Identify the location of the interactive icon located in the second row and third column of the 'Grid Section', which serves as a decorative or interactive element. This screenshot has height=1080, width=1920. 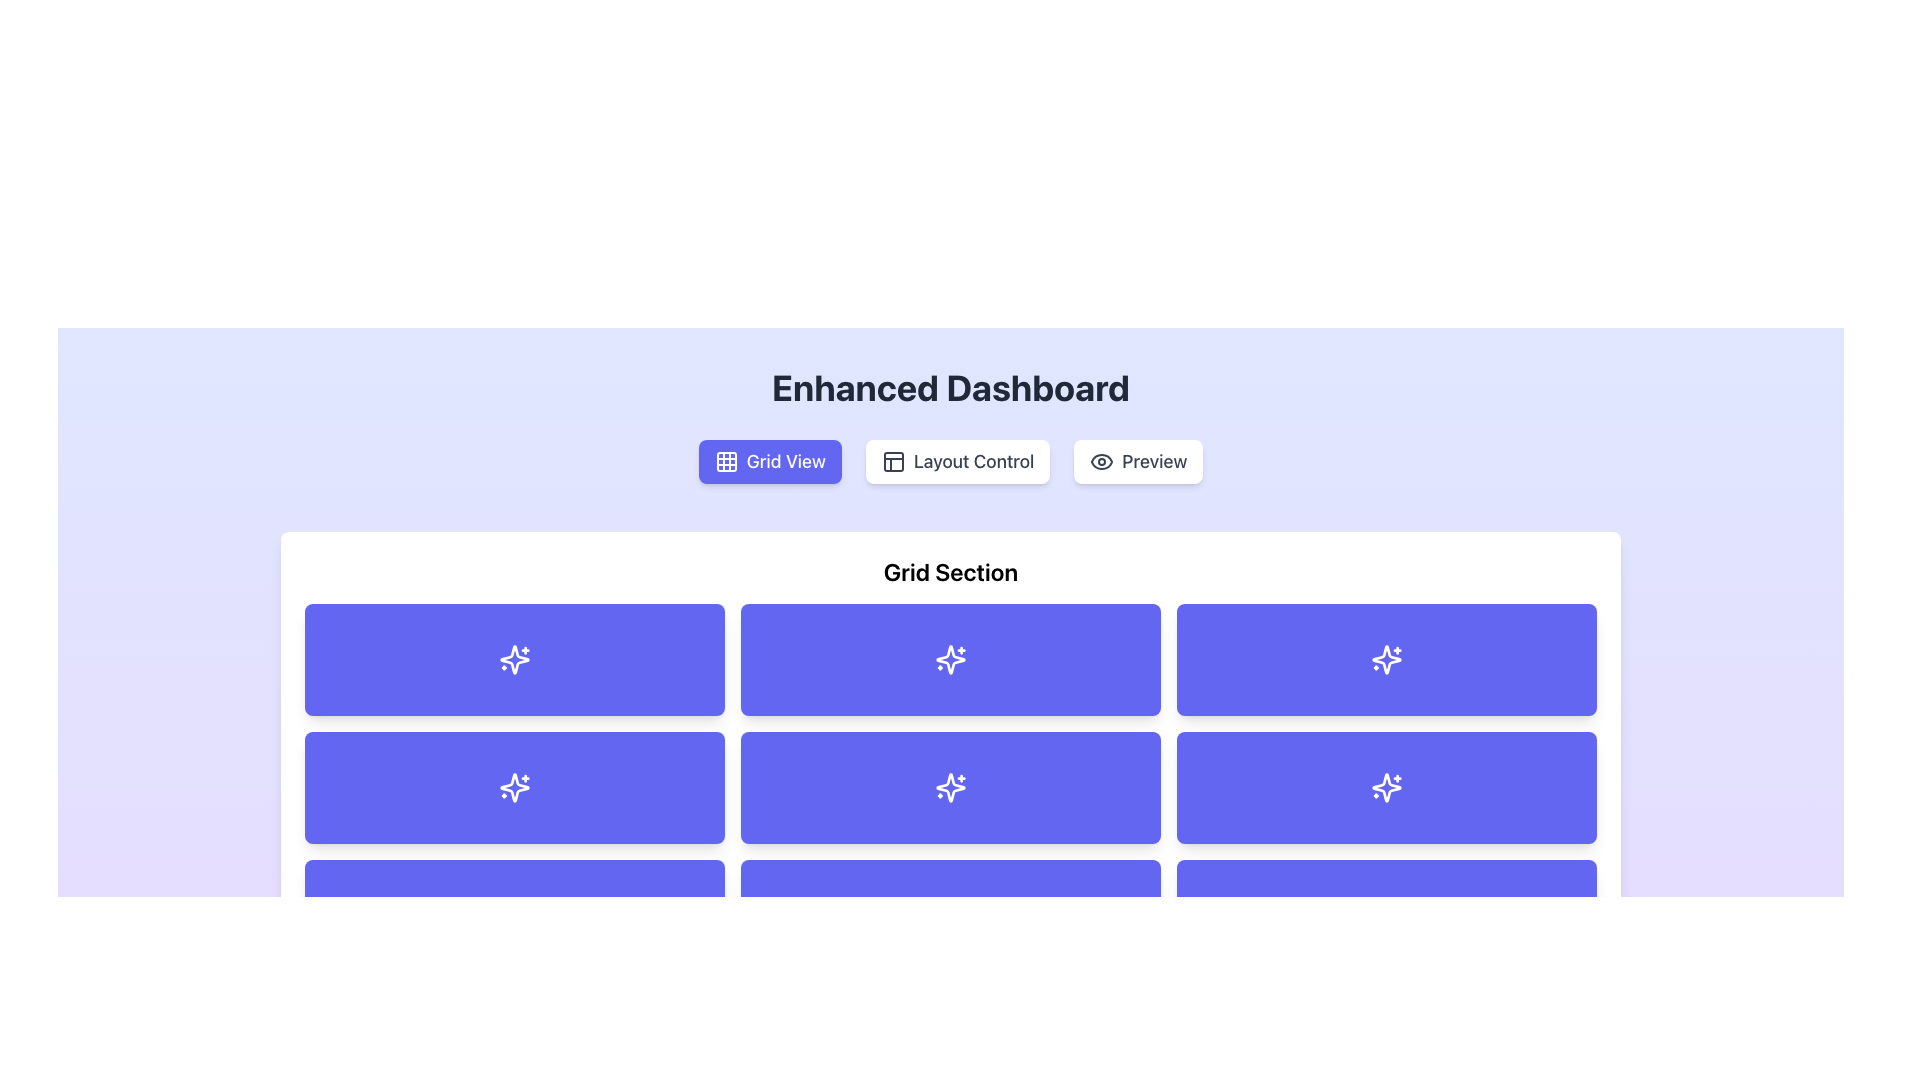
(949, 786).